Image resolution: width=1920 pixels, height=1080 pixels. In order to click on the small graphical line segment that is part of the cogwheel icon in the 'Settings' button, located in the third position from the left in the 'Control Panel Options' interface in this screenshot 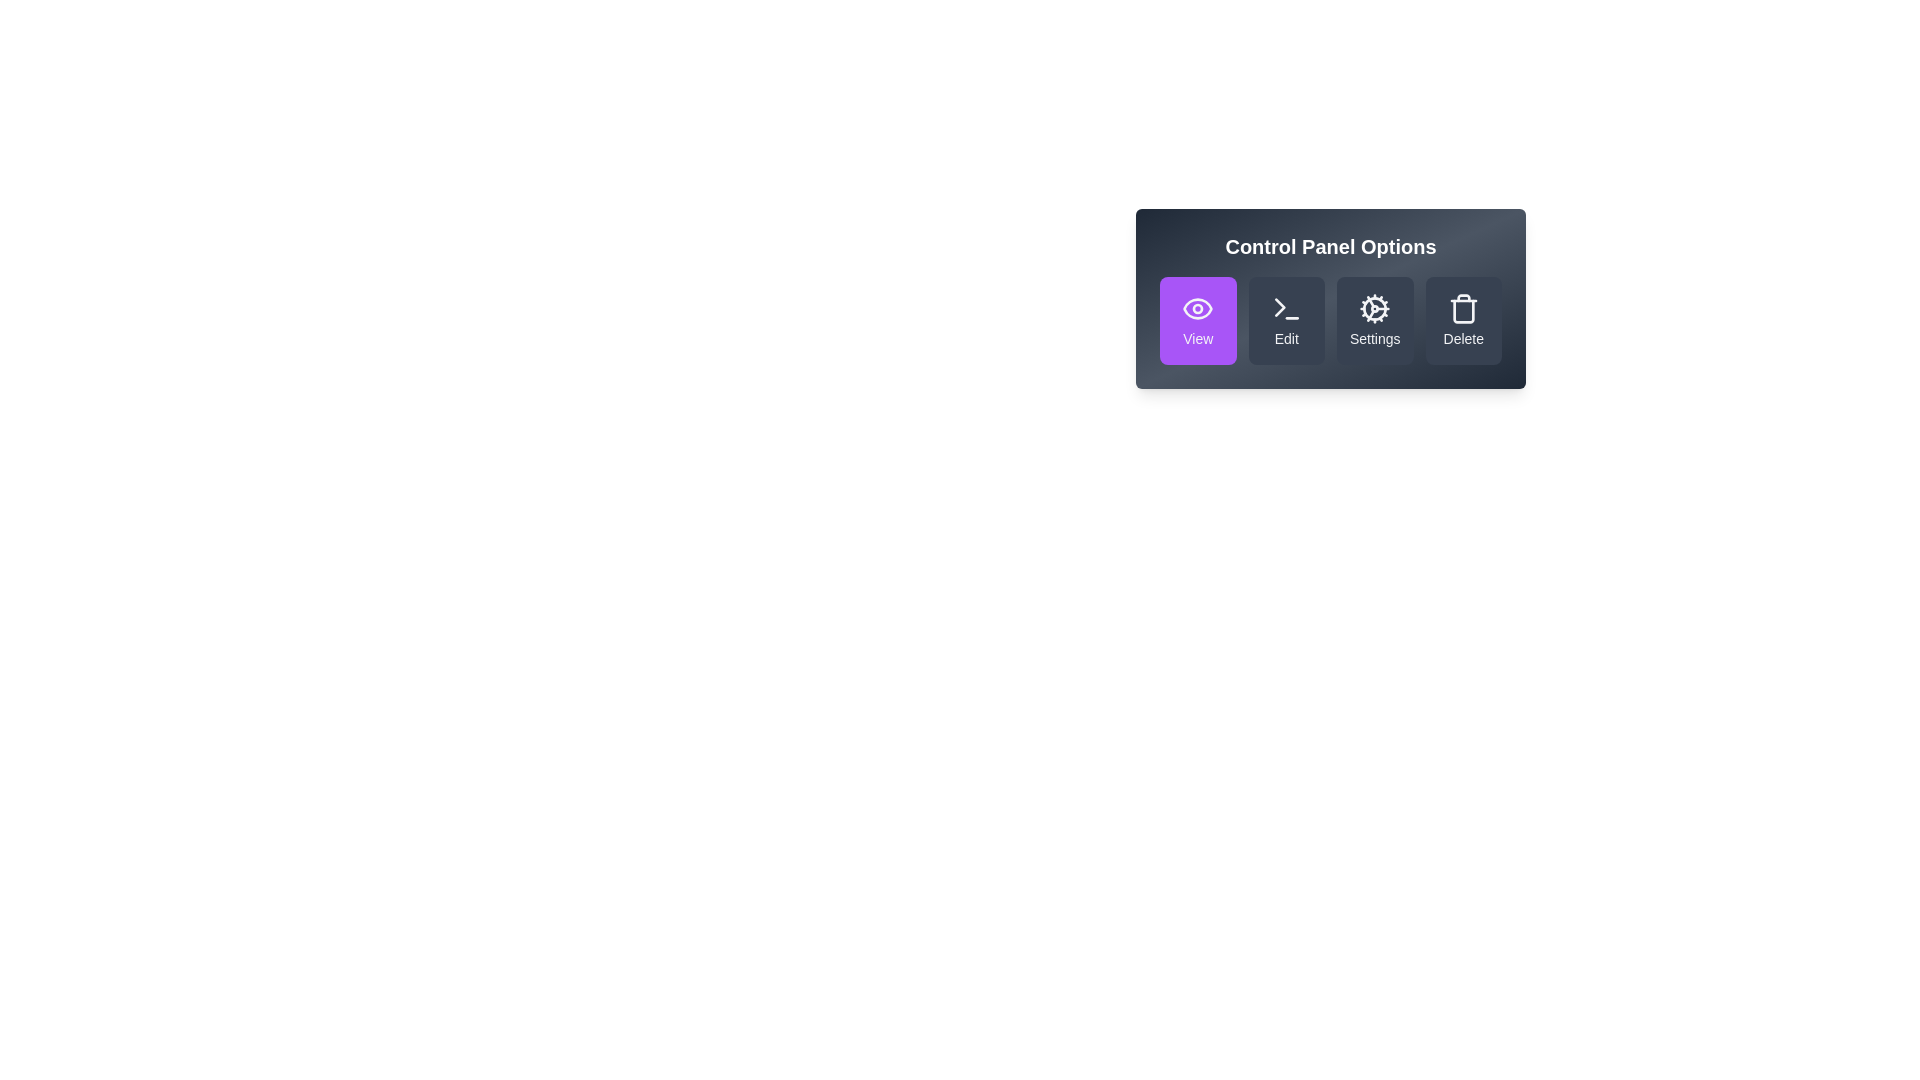, I will do `click(1370, 302)`.